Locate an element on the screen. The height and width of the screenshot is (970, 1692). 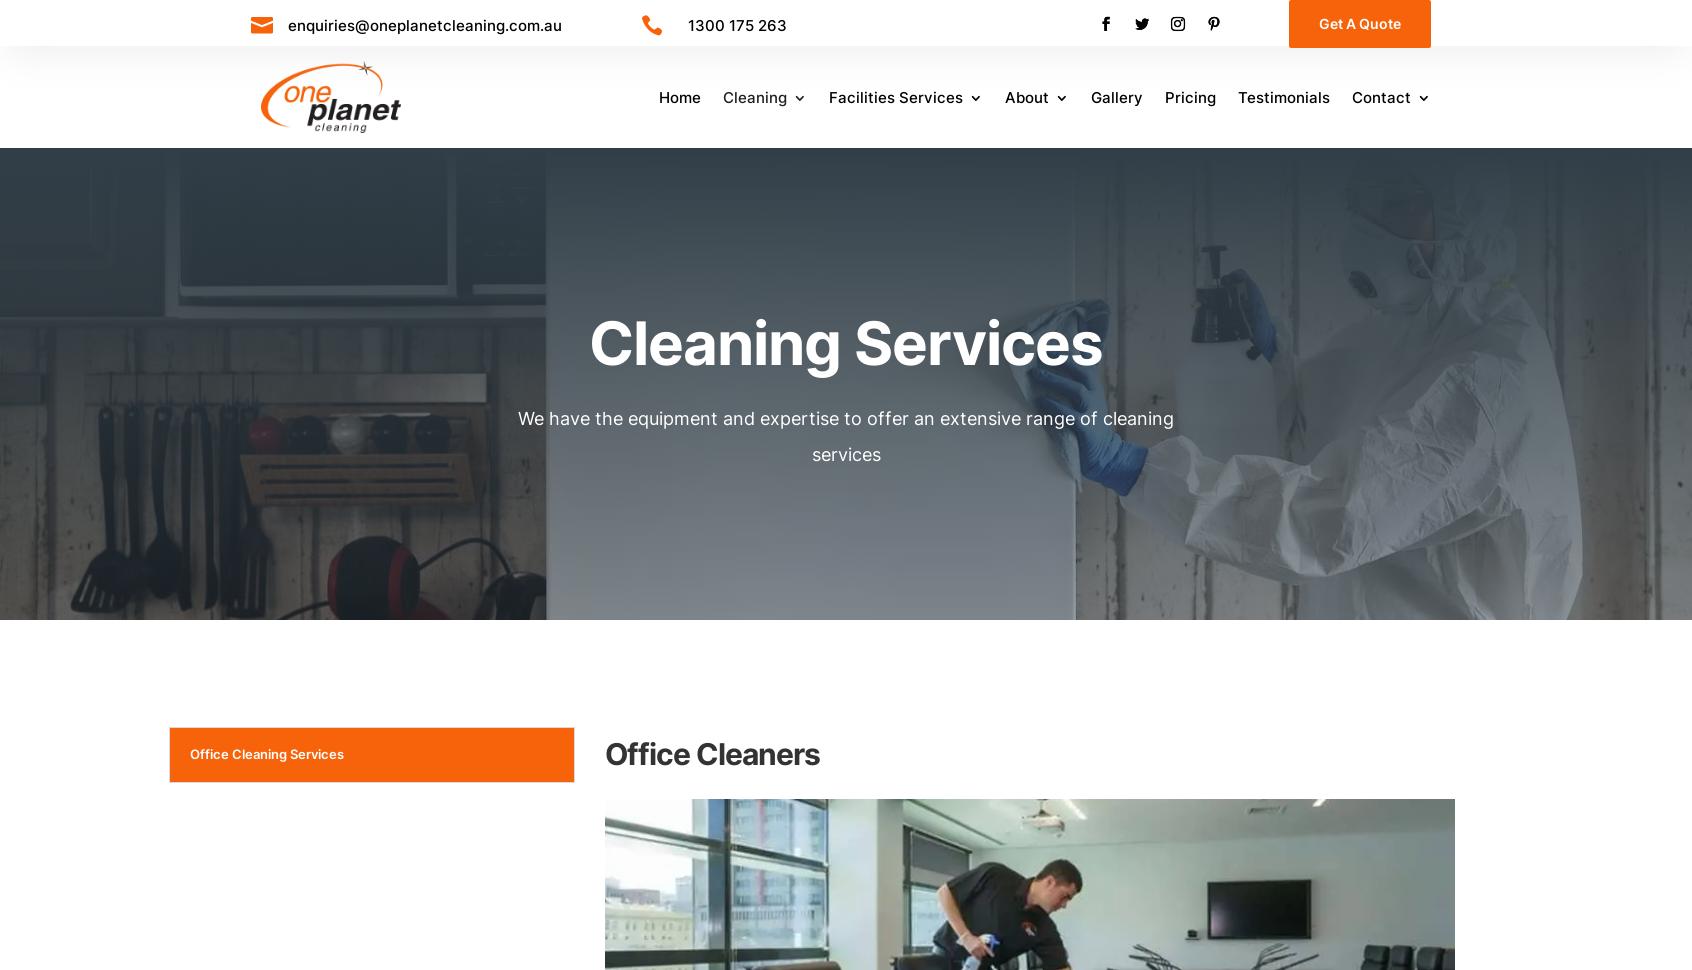
'Testimonials' is located at coordinates (1282, 97).